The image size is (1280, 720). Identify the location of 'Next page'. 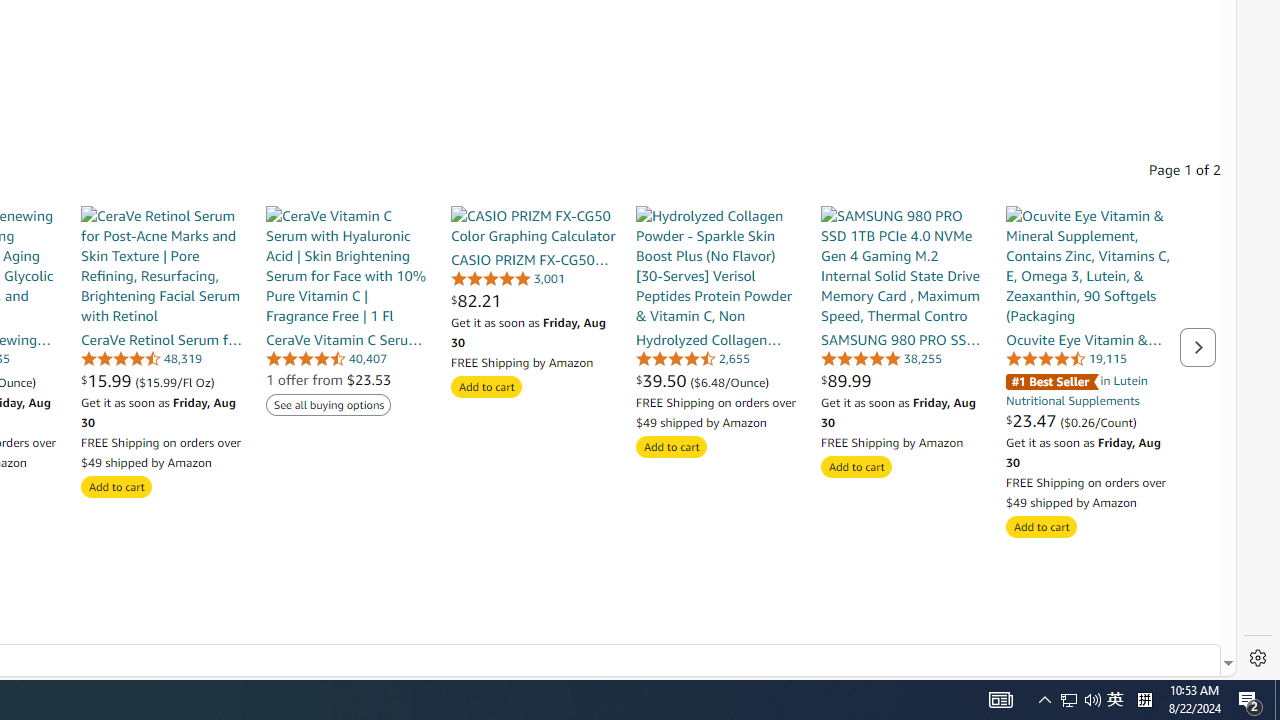
(1198, 346).